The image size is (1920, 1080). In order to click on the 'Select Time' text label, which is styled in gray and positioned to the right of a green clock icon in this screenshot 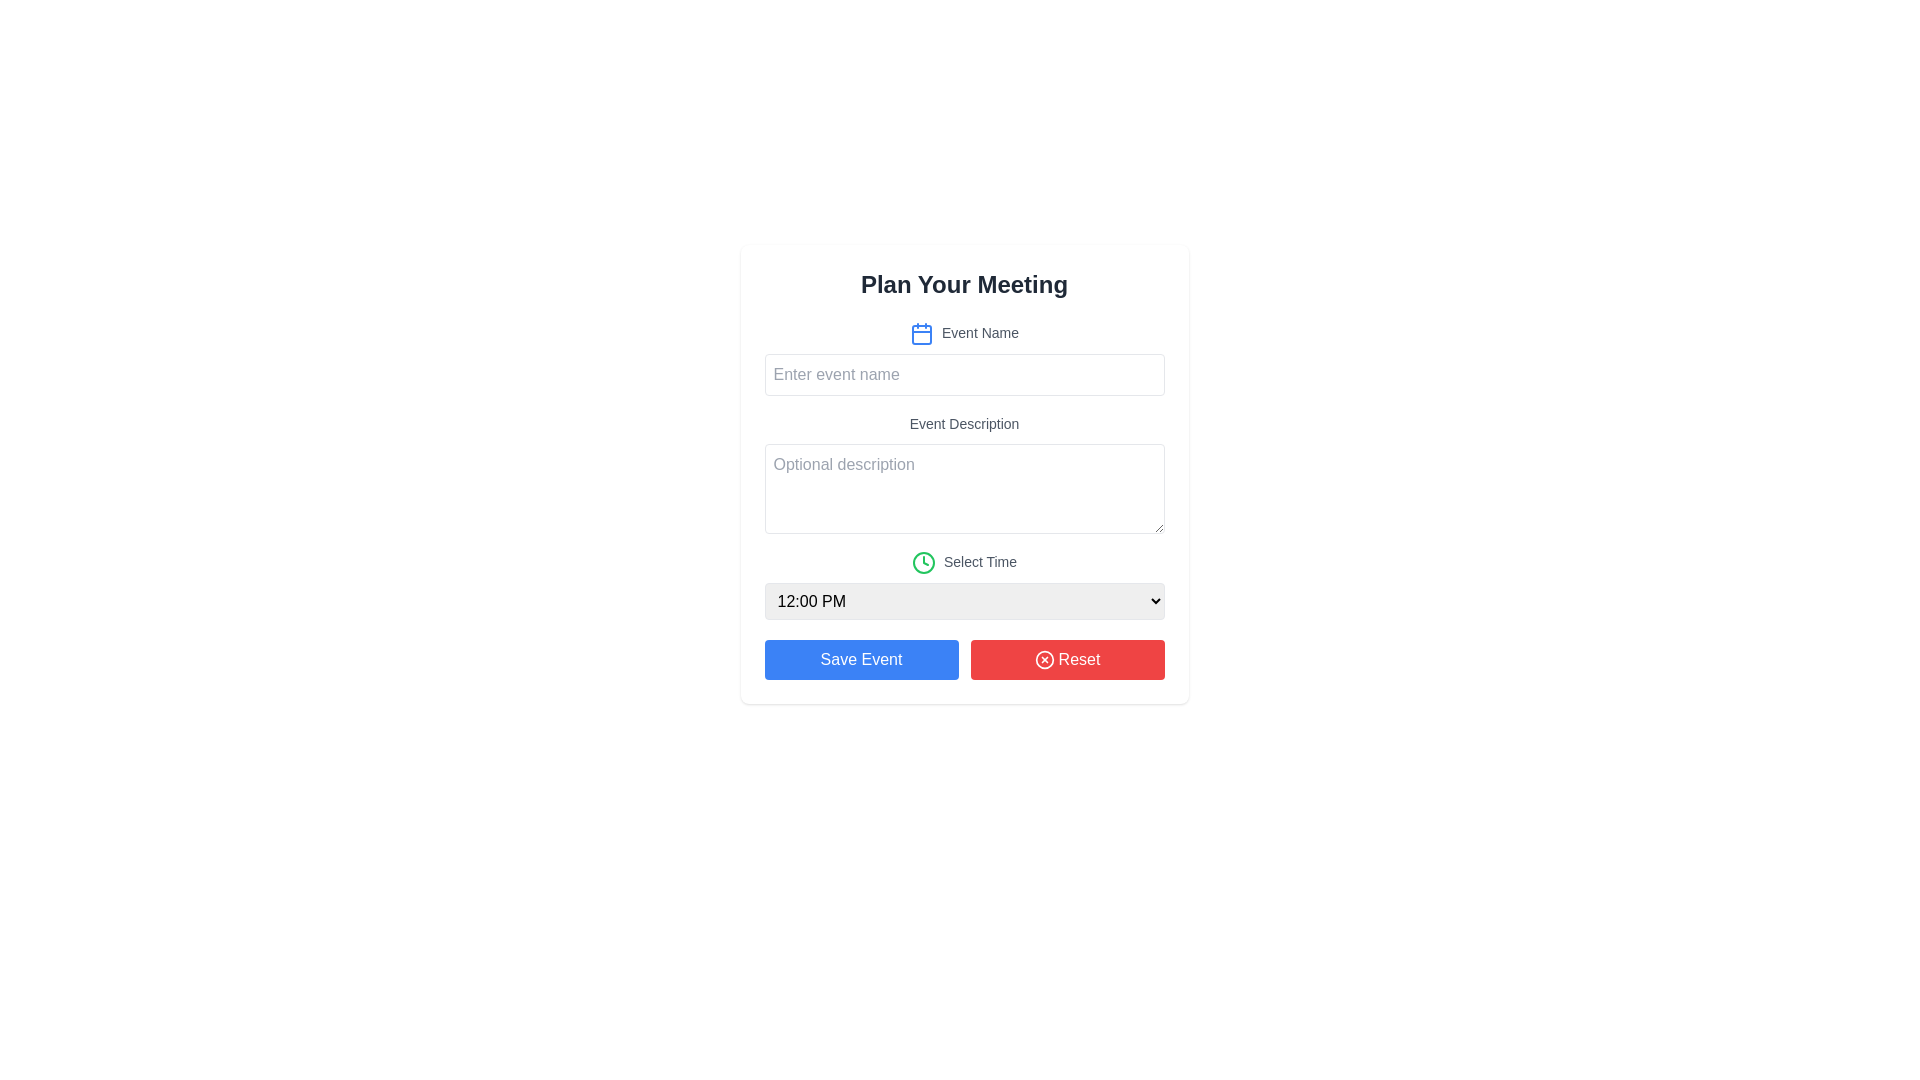, I will do `click(980, 561)`.